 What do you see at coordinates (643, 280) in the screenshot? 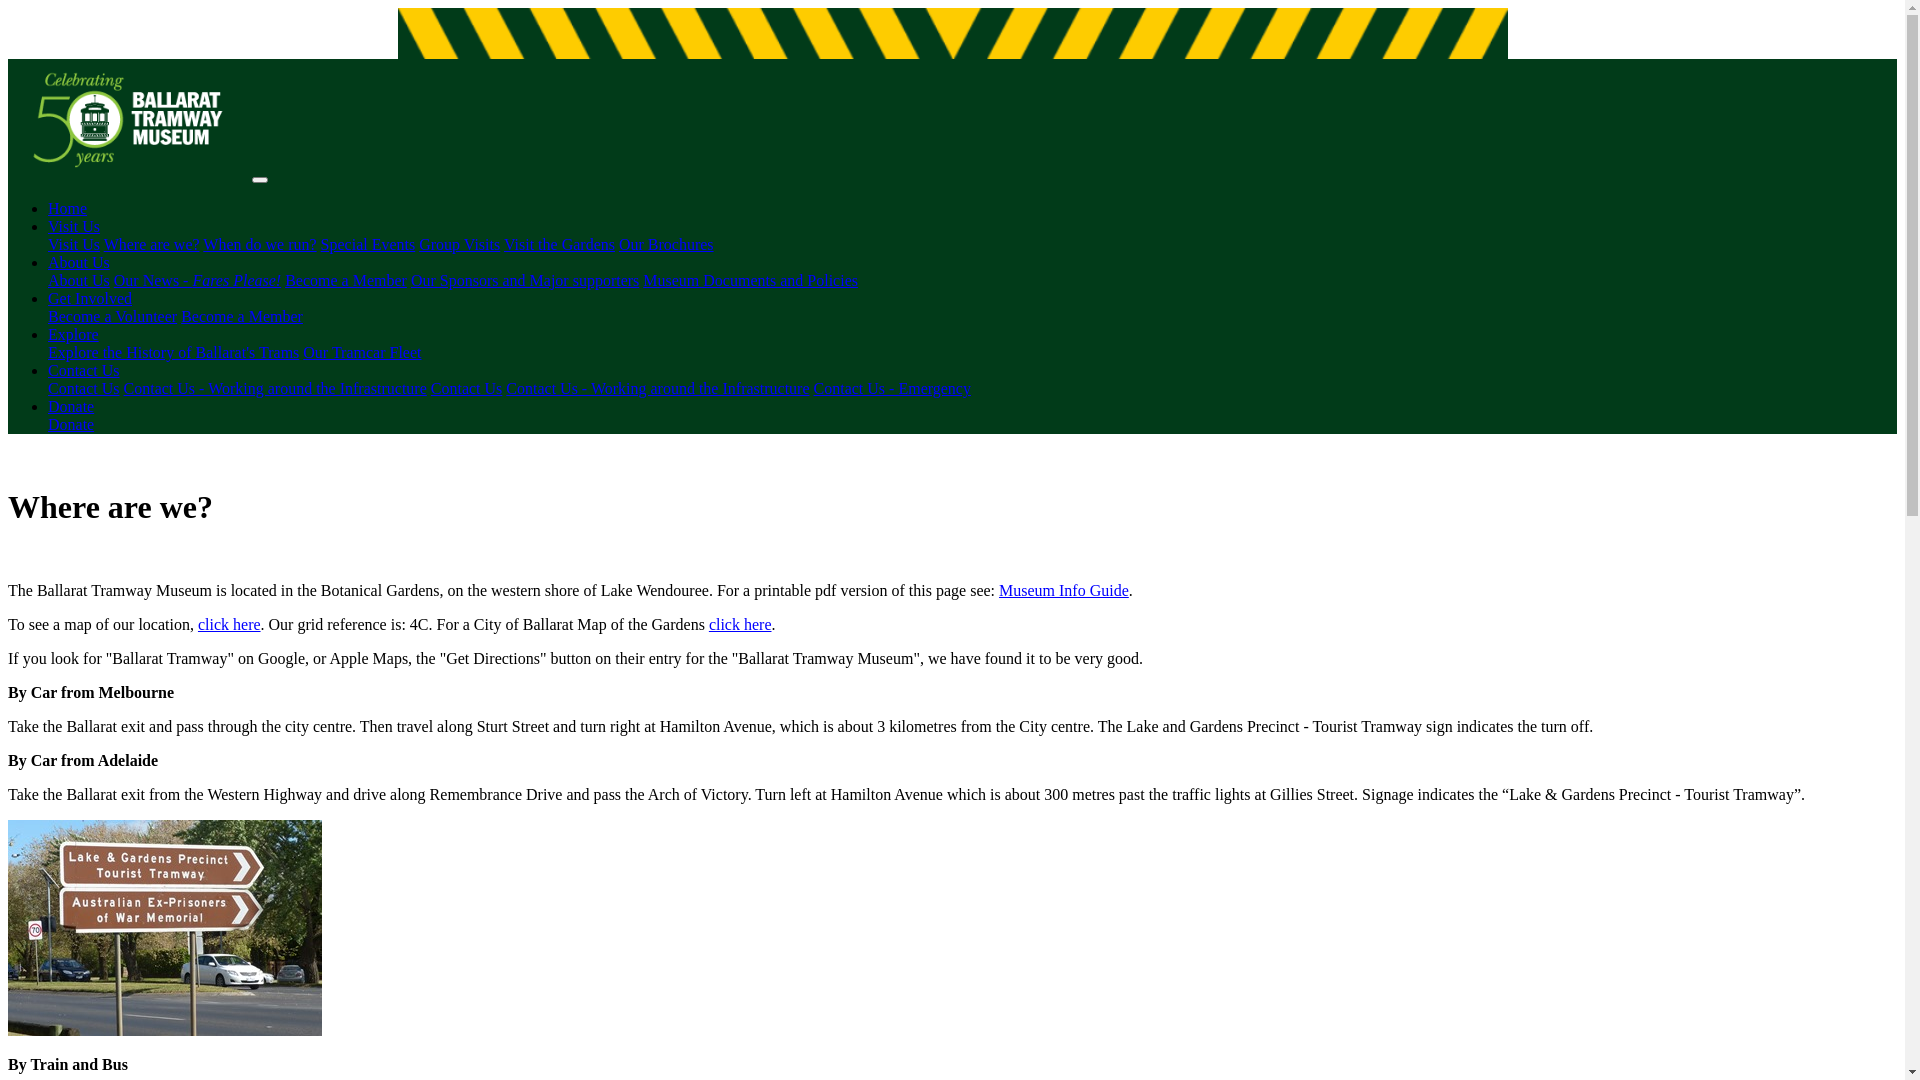
I see `'Museum Documents and Policies'` at bounding box center [643, 280].